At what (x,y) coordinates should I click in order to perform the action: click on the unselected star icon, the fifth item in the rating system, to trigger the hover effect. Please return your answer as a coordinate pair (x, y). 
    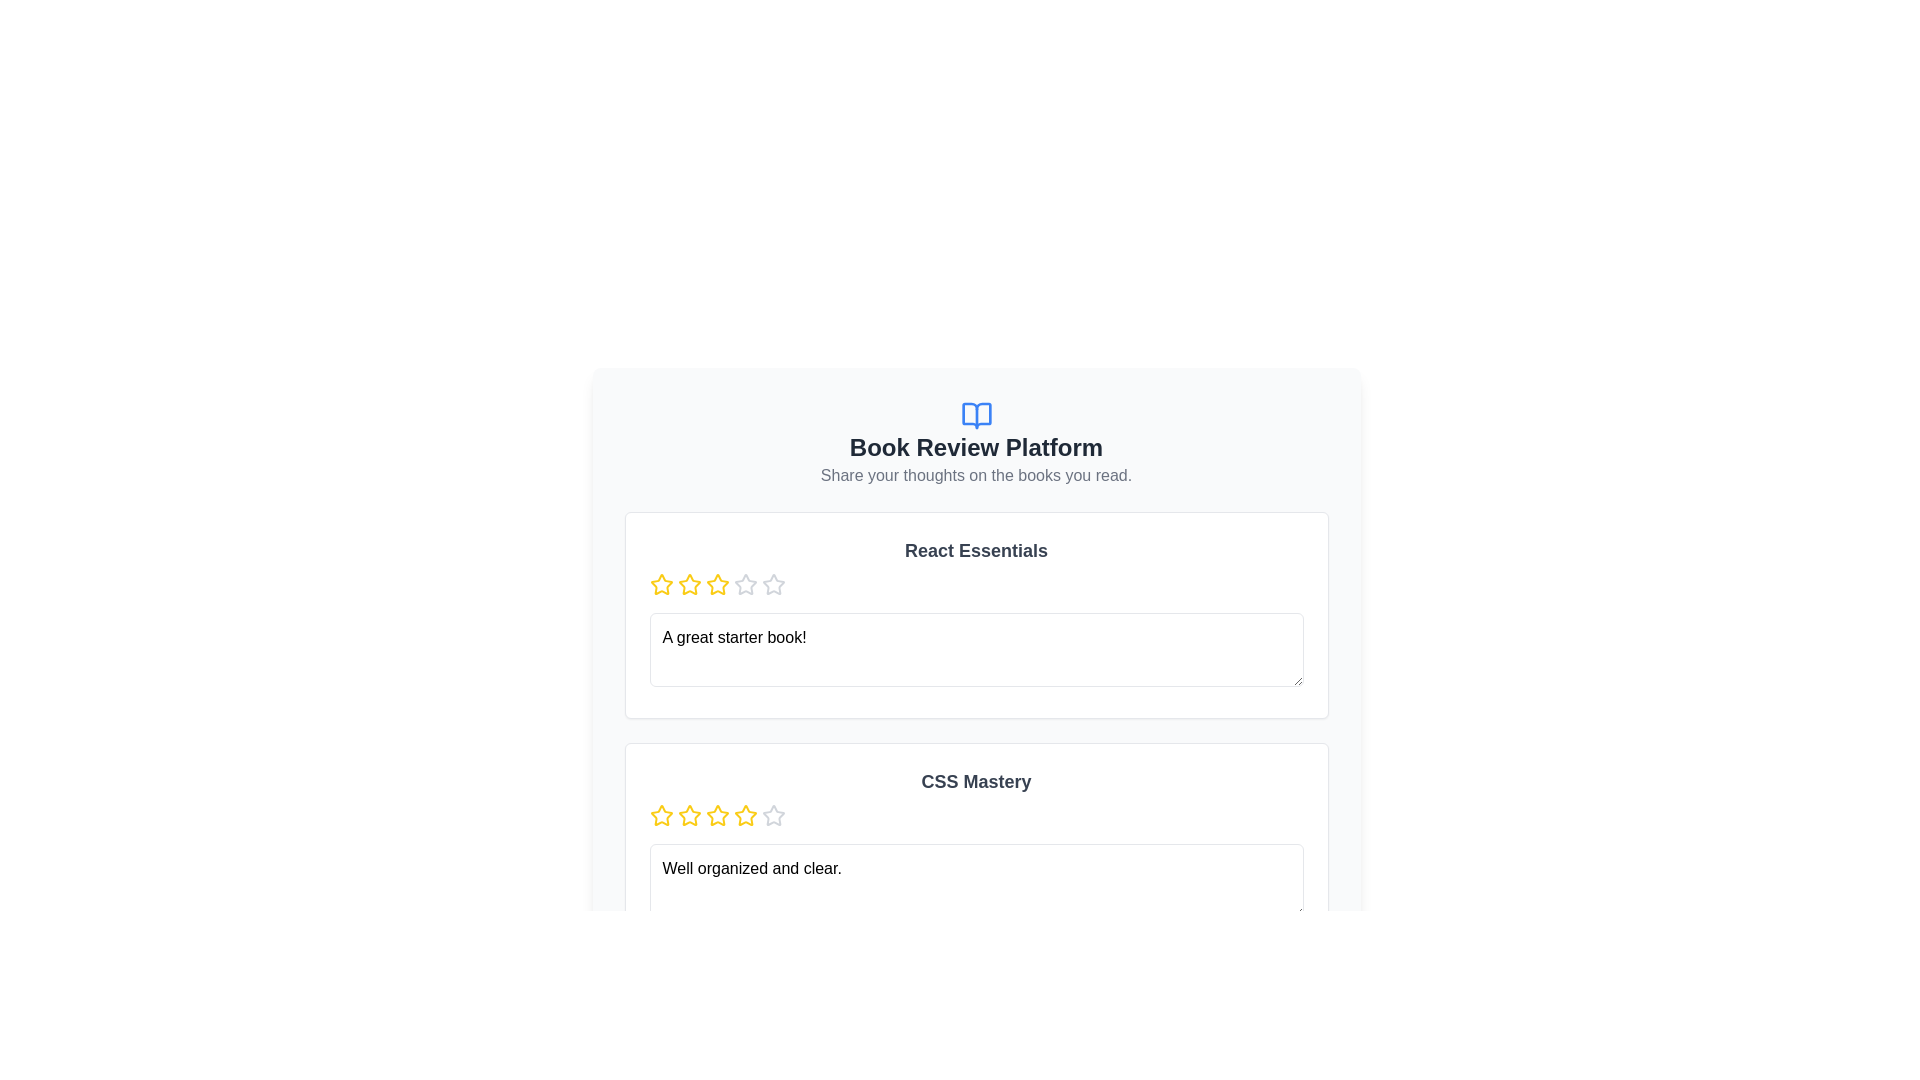
    Looking at the image, I should click on (772, 585).